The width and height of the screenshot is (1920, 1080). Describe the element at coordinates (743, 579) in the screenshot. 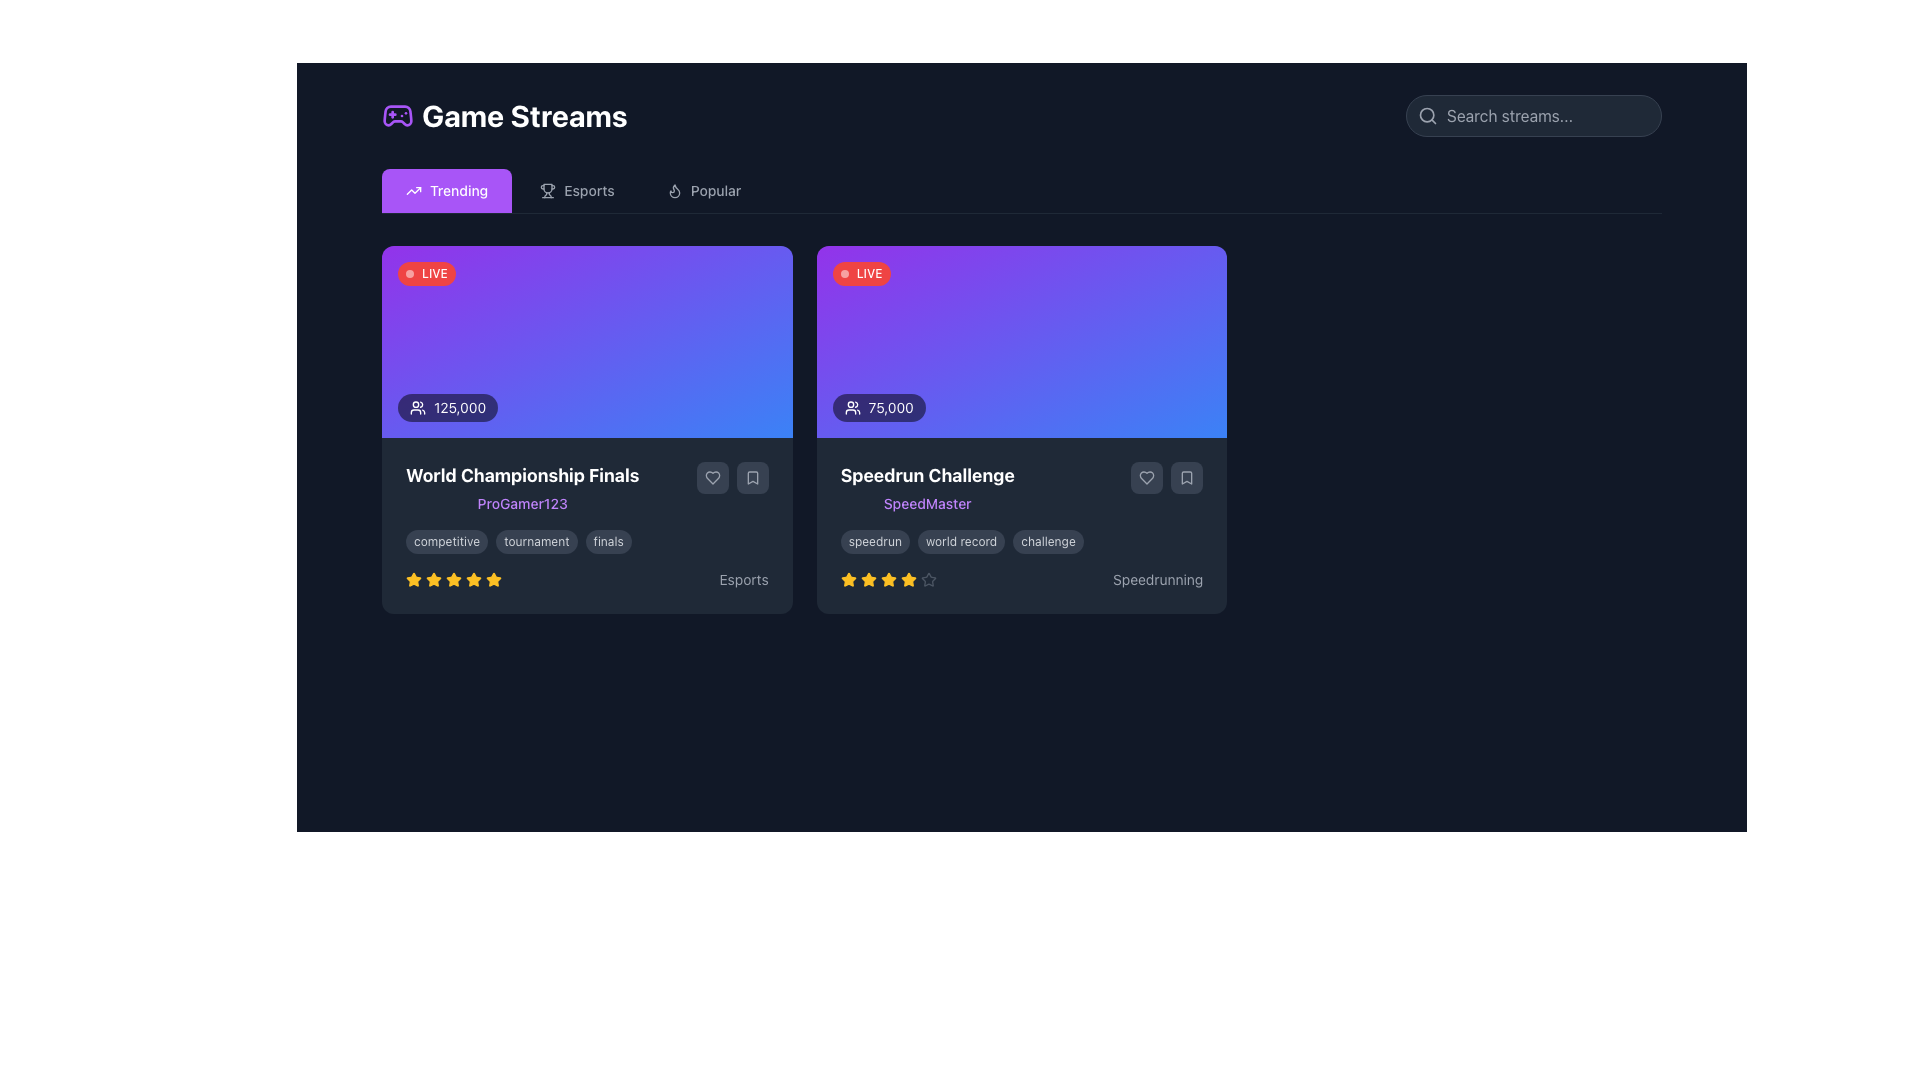

I see `the 'Esports' text label located at the bottom-right corner of the card for the game 'World Championship Finals'` at that location.